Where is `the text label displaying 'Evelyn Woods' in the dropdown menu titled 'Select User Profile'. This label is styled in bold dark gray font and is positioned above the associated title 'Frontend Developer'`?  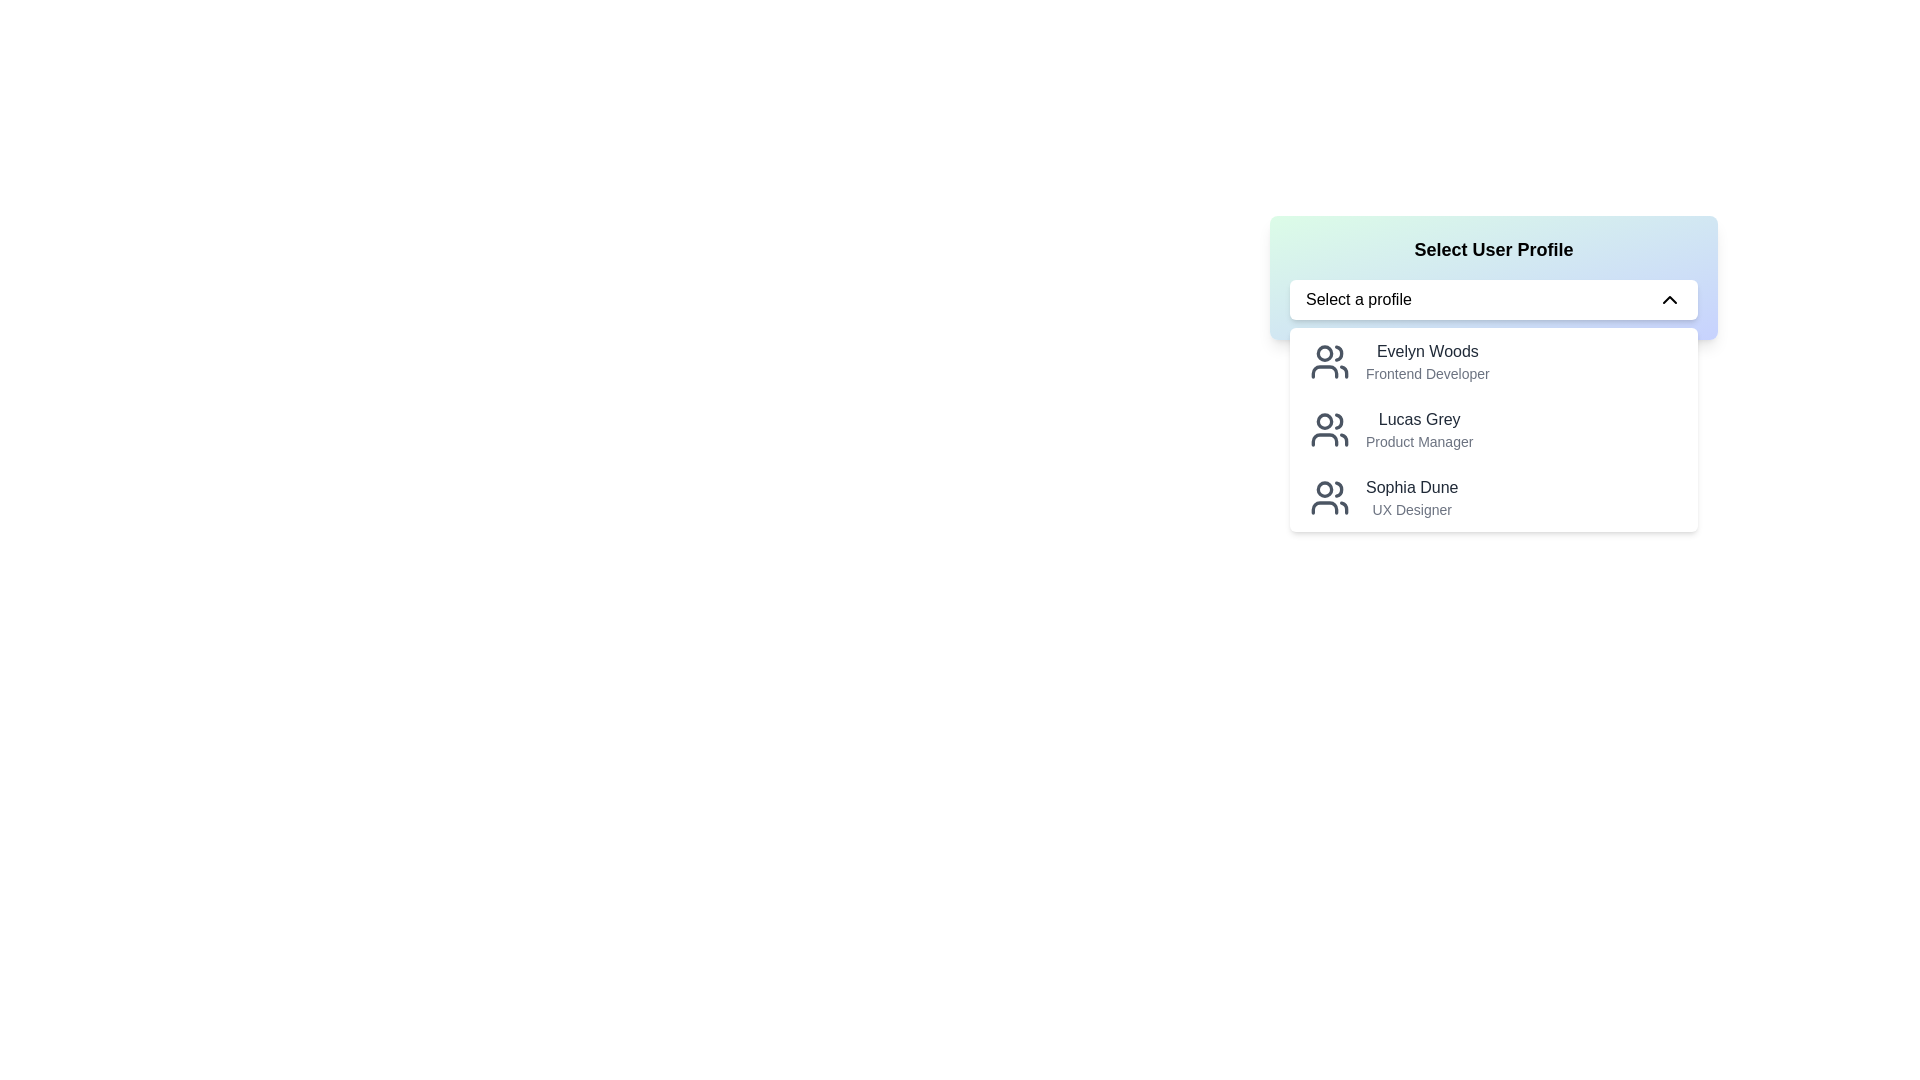
the text label displaying 'Evelyn Woods' in the dropdown menu titled 'Select User Profile'. This label is styled in bold dark gray font and is positioned above the associated title 'Frontend Developer' is located at coordinates (1426, 350).